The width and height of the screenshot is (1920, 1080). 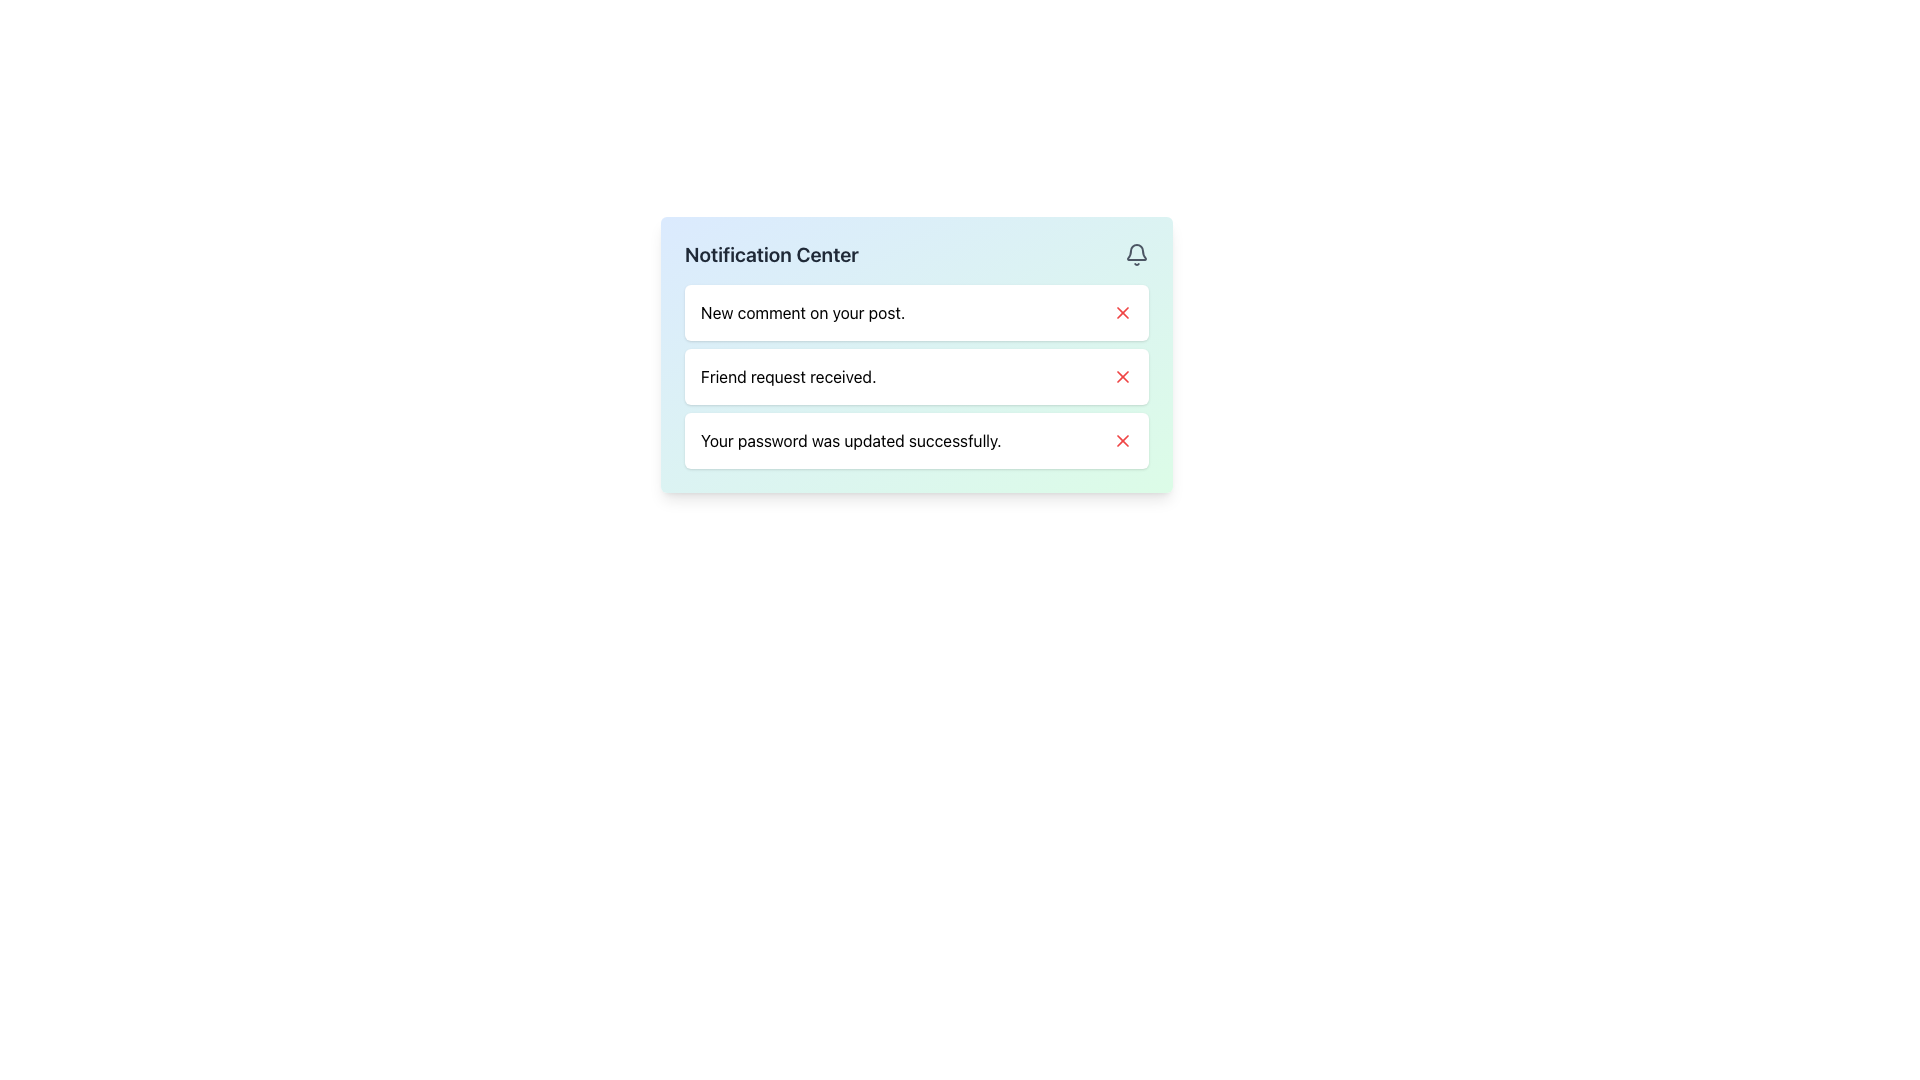 What do you see at coordinates (1137, 253) in the screenshot?
I see `the bell icon located to the right of the 'Notification Center' text header to trigger the hover effect` at bounding box center [1137, 253].